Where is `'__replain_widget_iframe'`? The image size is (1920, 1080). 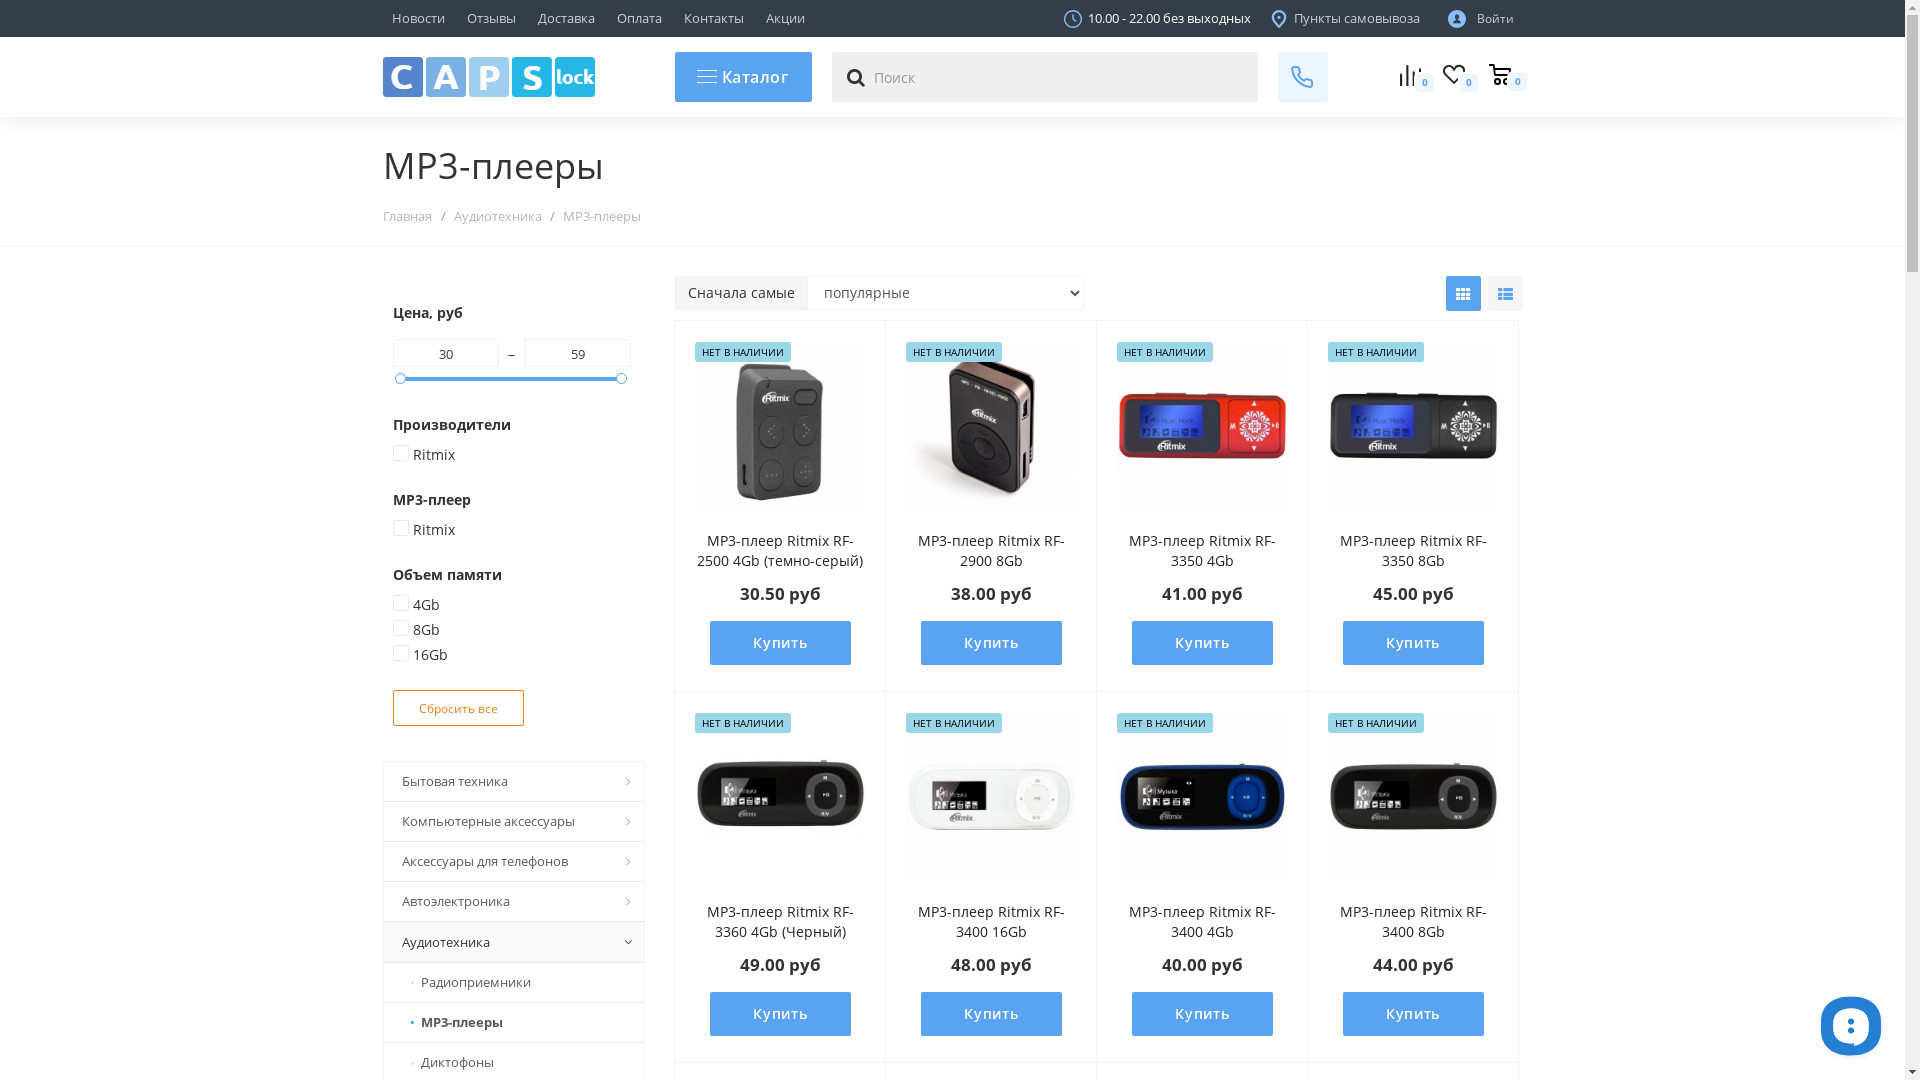 '__replain_widget_iframe' is located at coordinates (1848, 1025).